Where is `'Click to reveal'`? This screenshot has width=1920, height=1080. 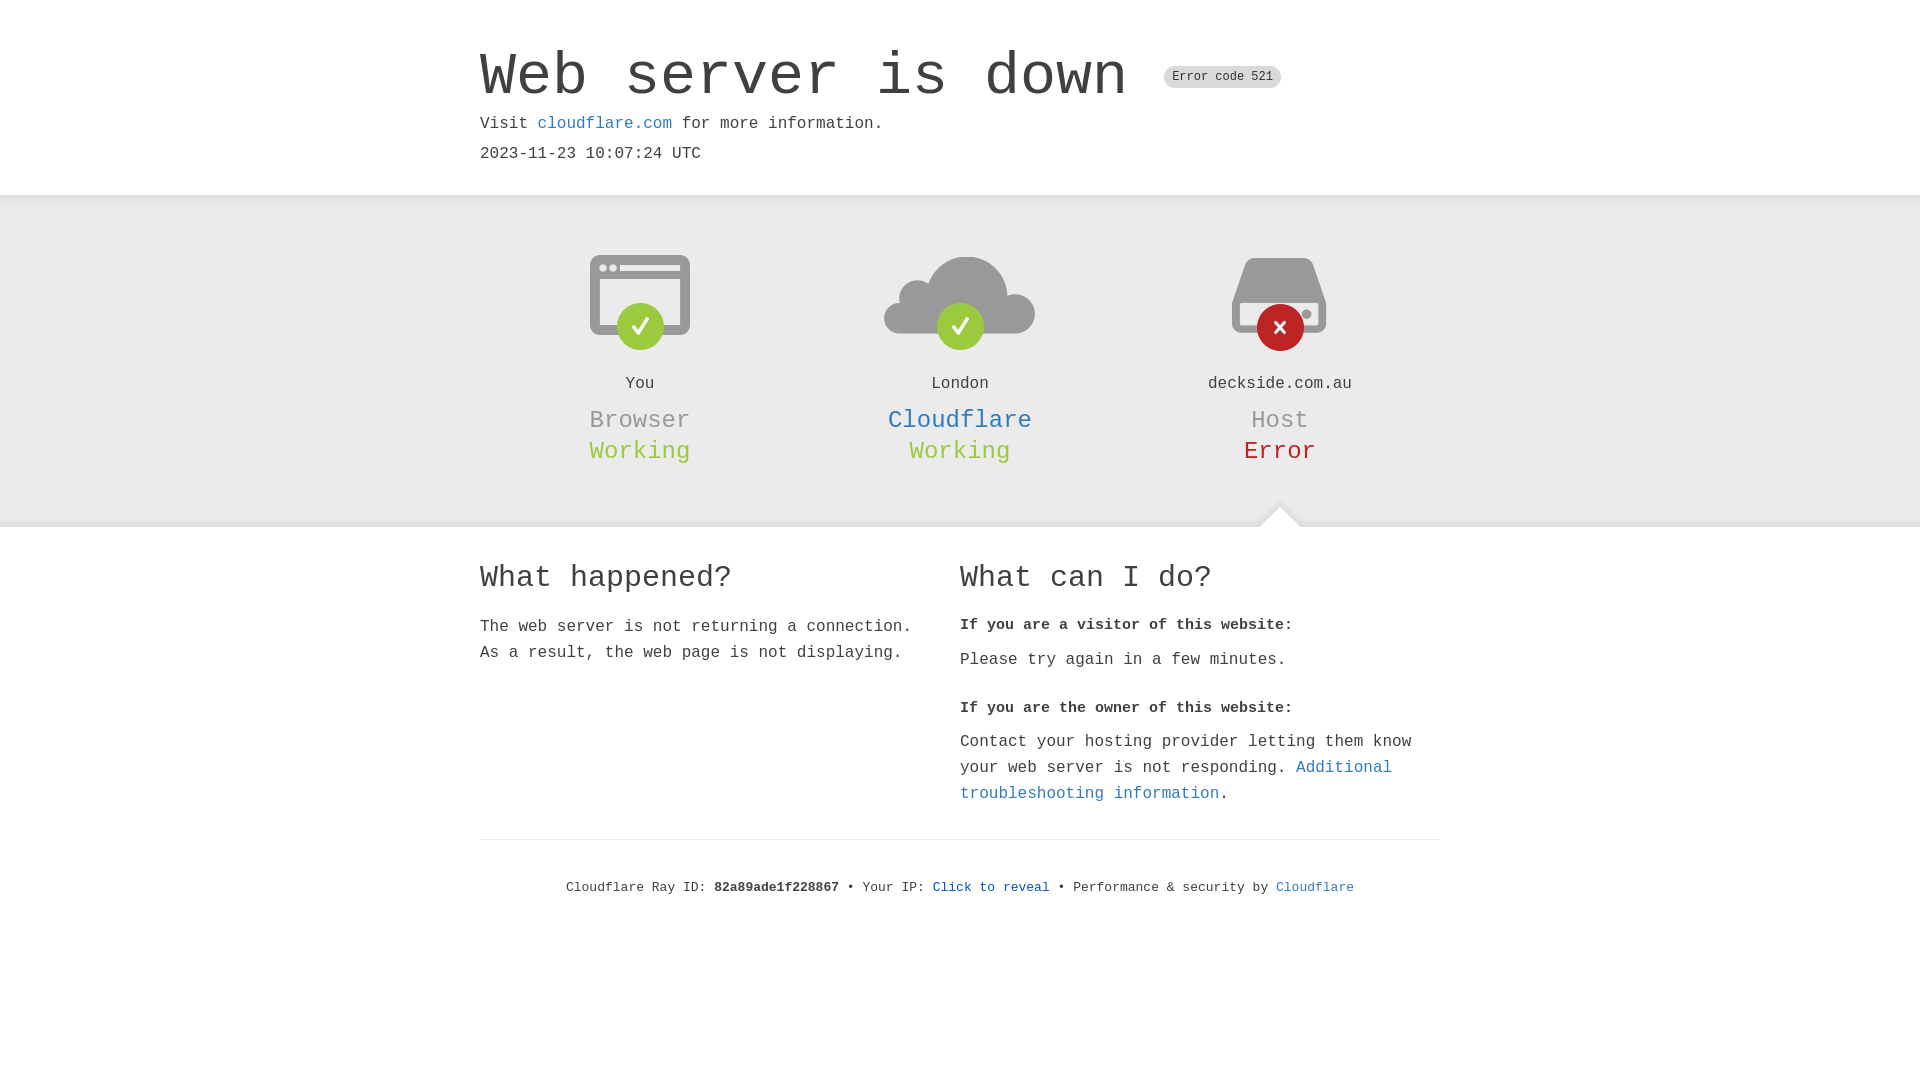 'Click to reveal' is located at coordinates (991, 886).